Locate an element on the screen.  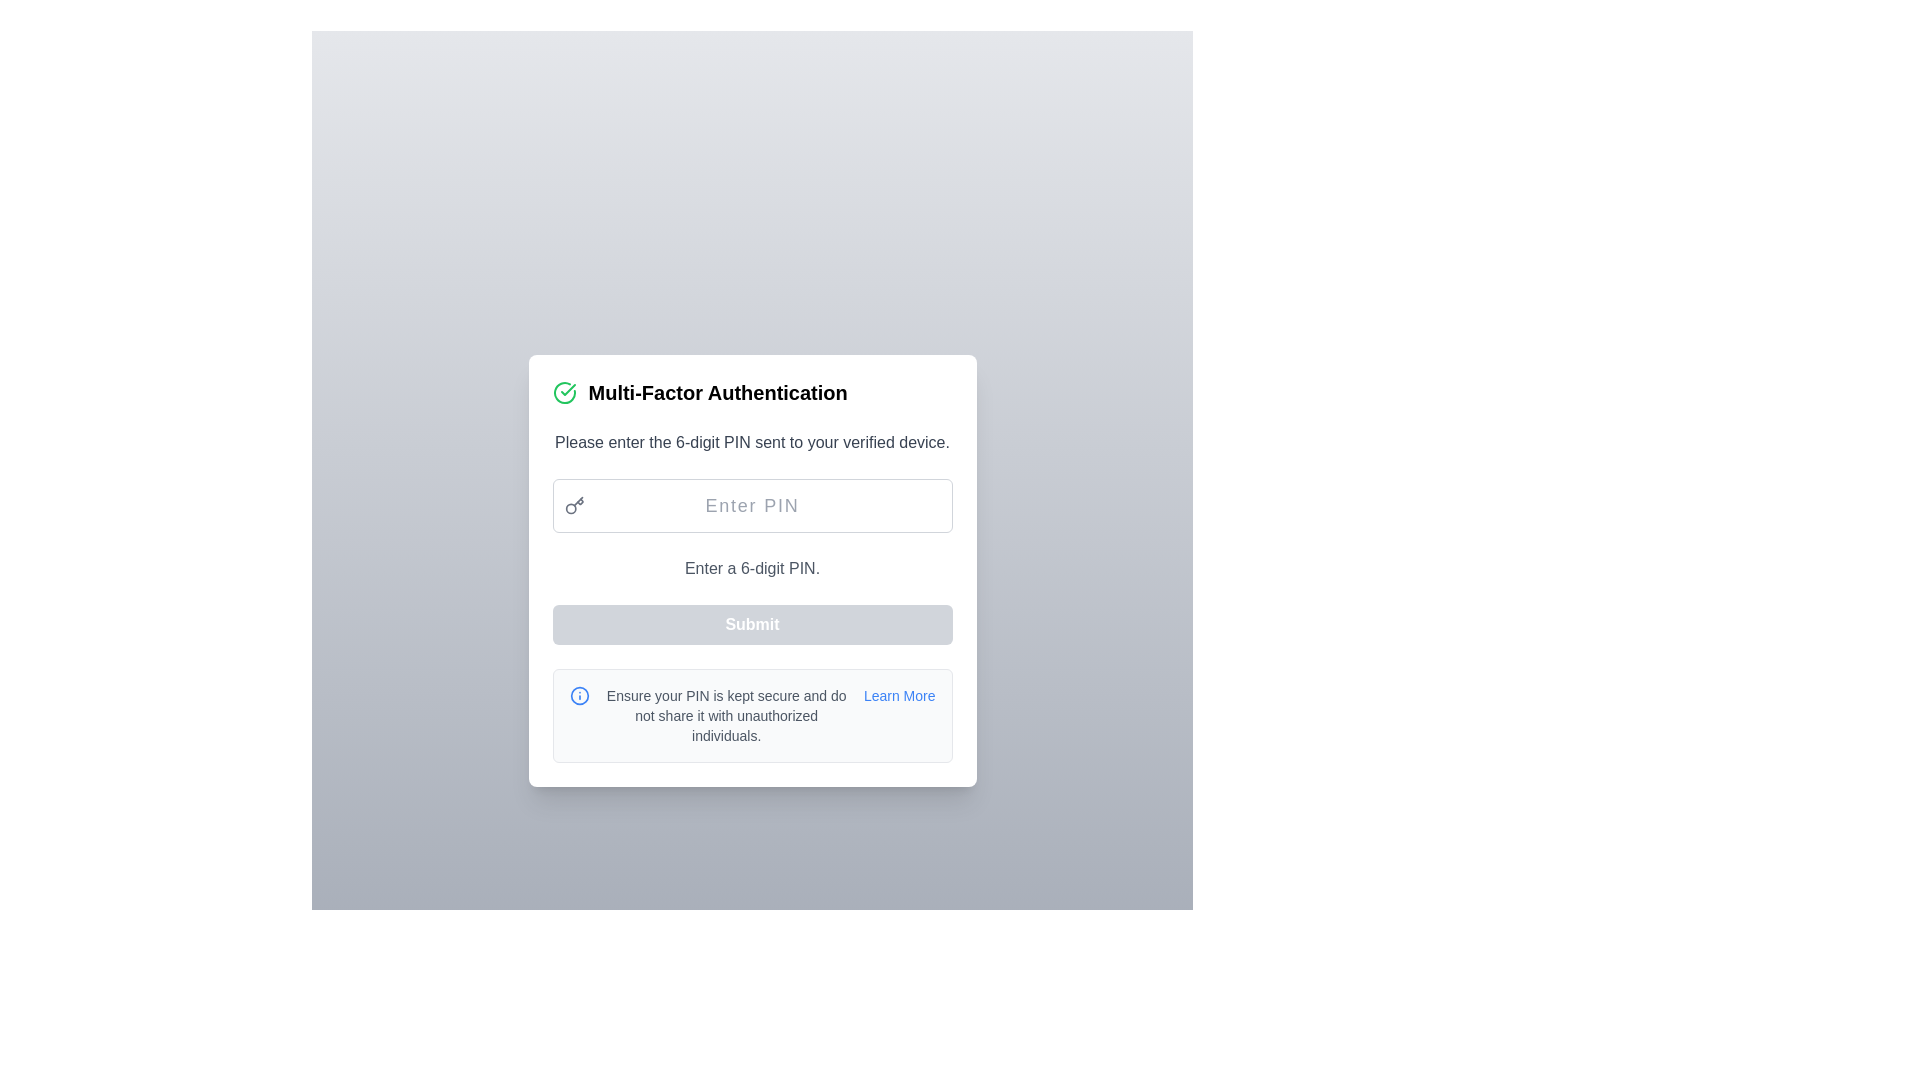
the information or alert icon located at the leftmost side of the section, aligned horizontally with the text 'Ensure your PIN is kept secure and do not share it with unauthorized individuals.' is located at coordinates (578, 694).